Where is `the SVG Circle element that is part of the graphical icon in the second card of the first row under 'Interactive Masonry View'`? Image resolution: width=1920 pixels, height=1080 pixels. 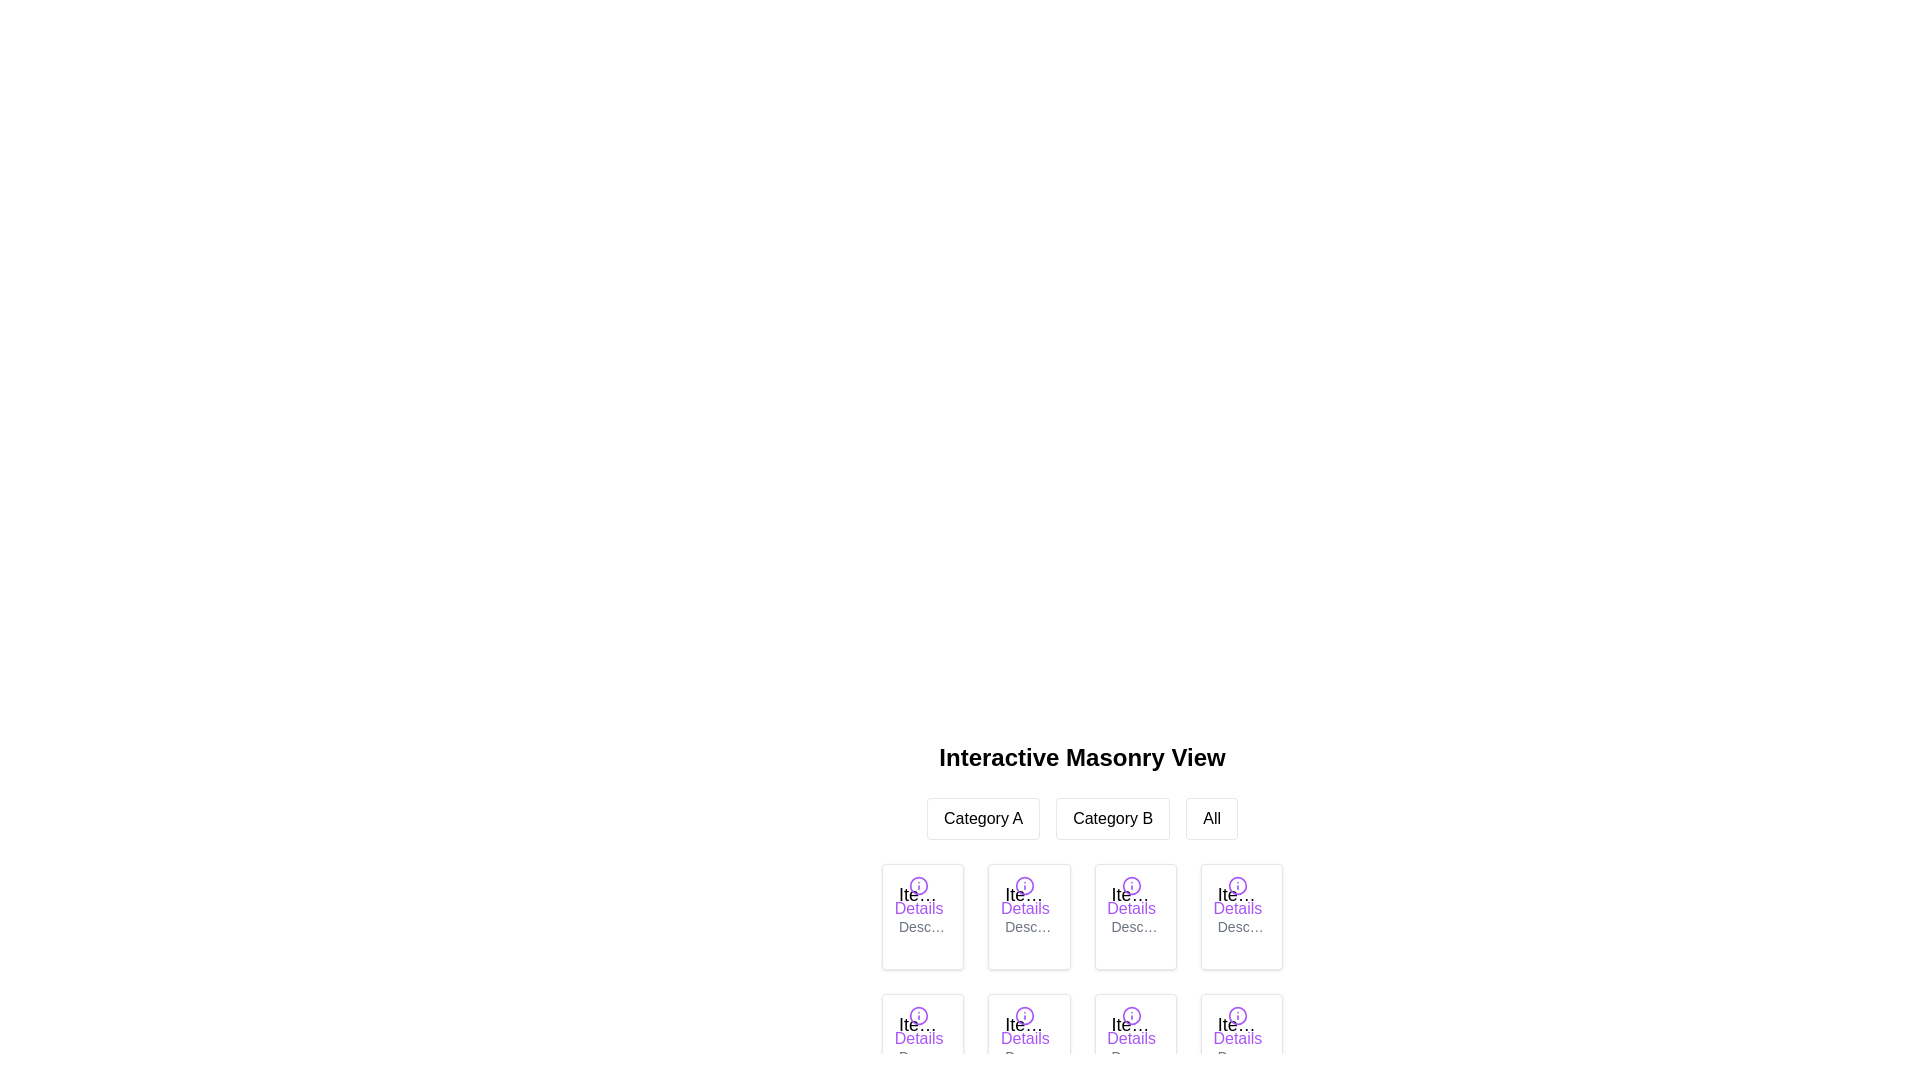 the SVG Circle element that is part of the graphical icon in the second card of the first row under 'Interactive Masonry View' is located at coordinates (1025, 884).